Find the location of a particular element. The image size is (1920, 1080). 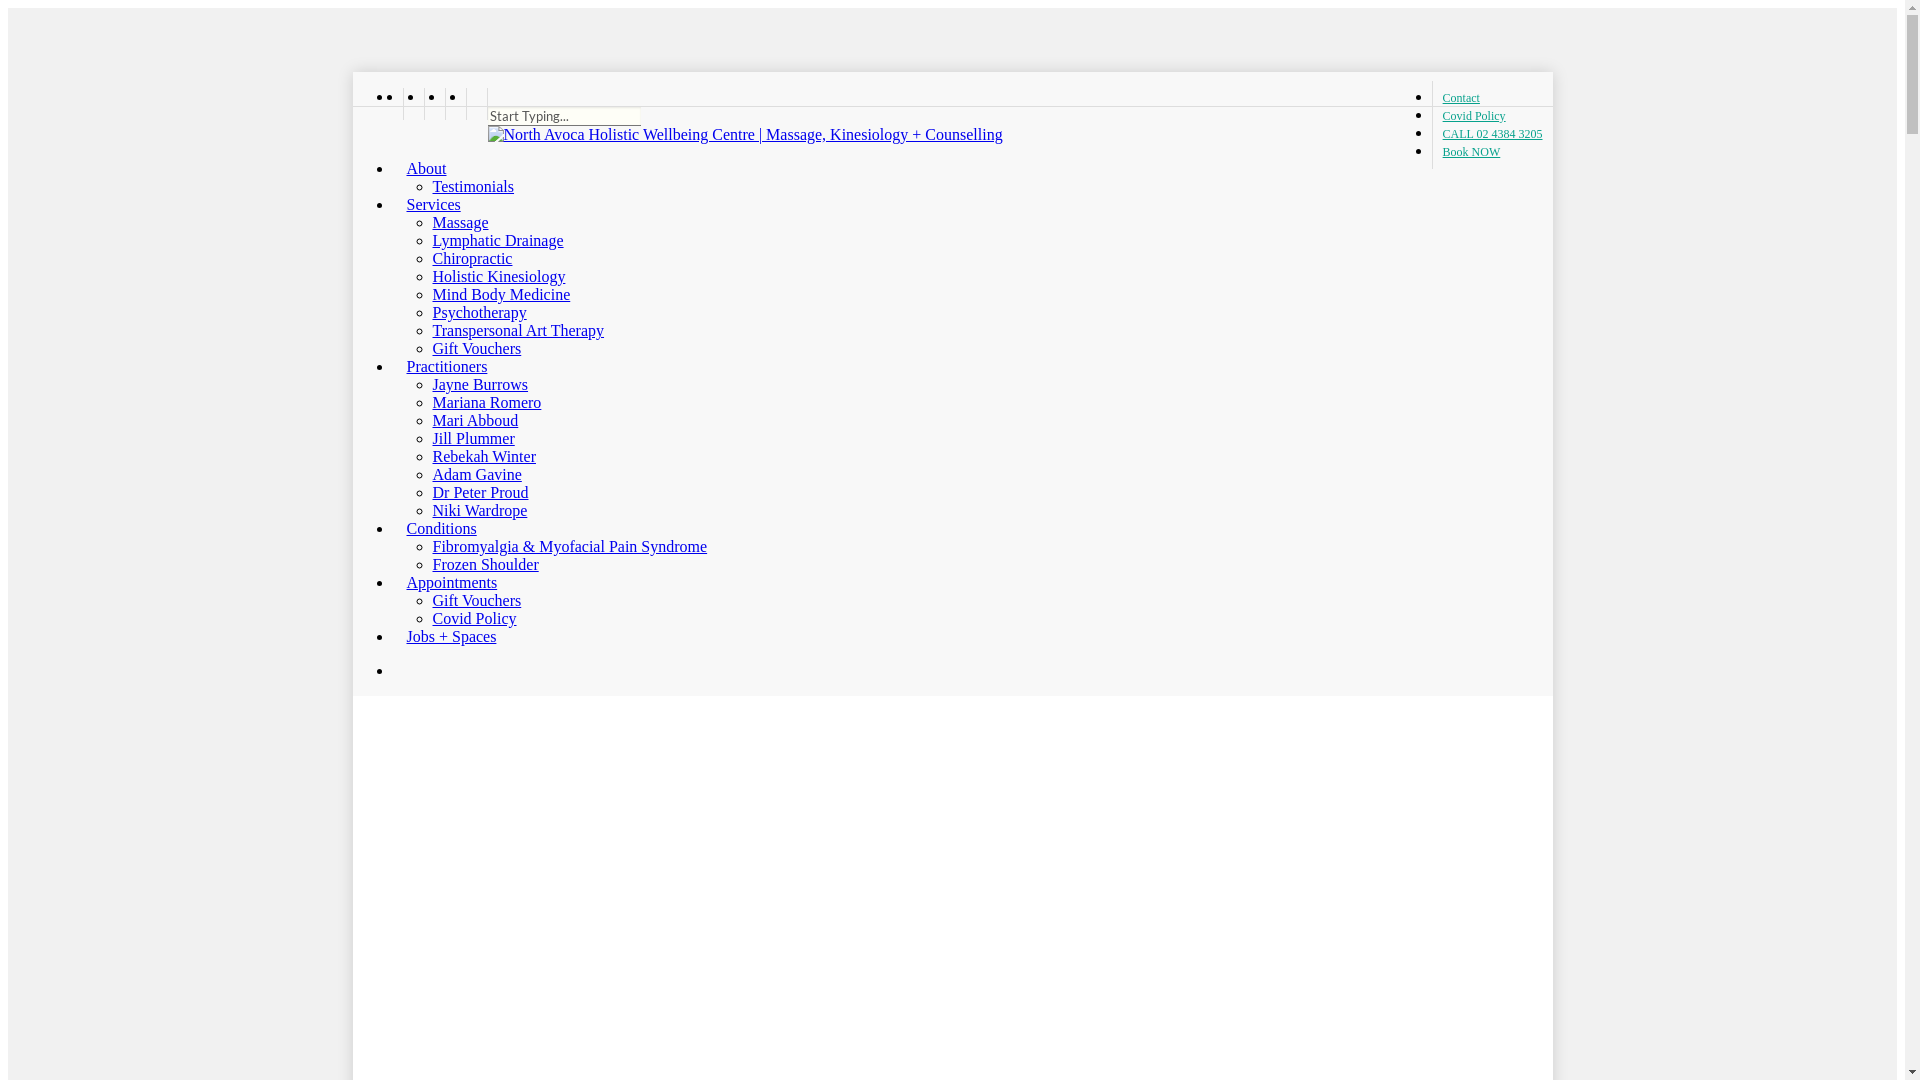

'Covid Policy' is located at coordinates (1473, 115).